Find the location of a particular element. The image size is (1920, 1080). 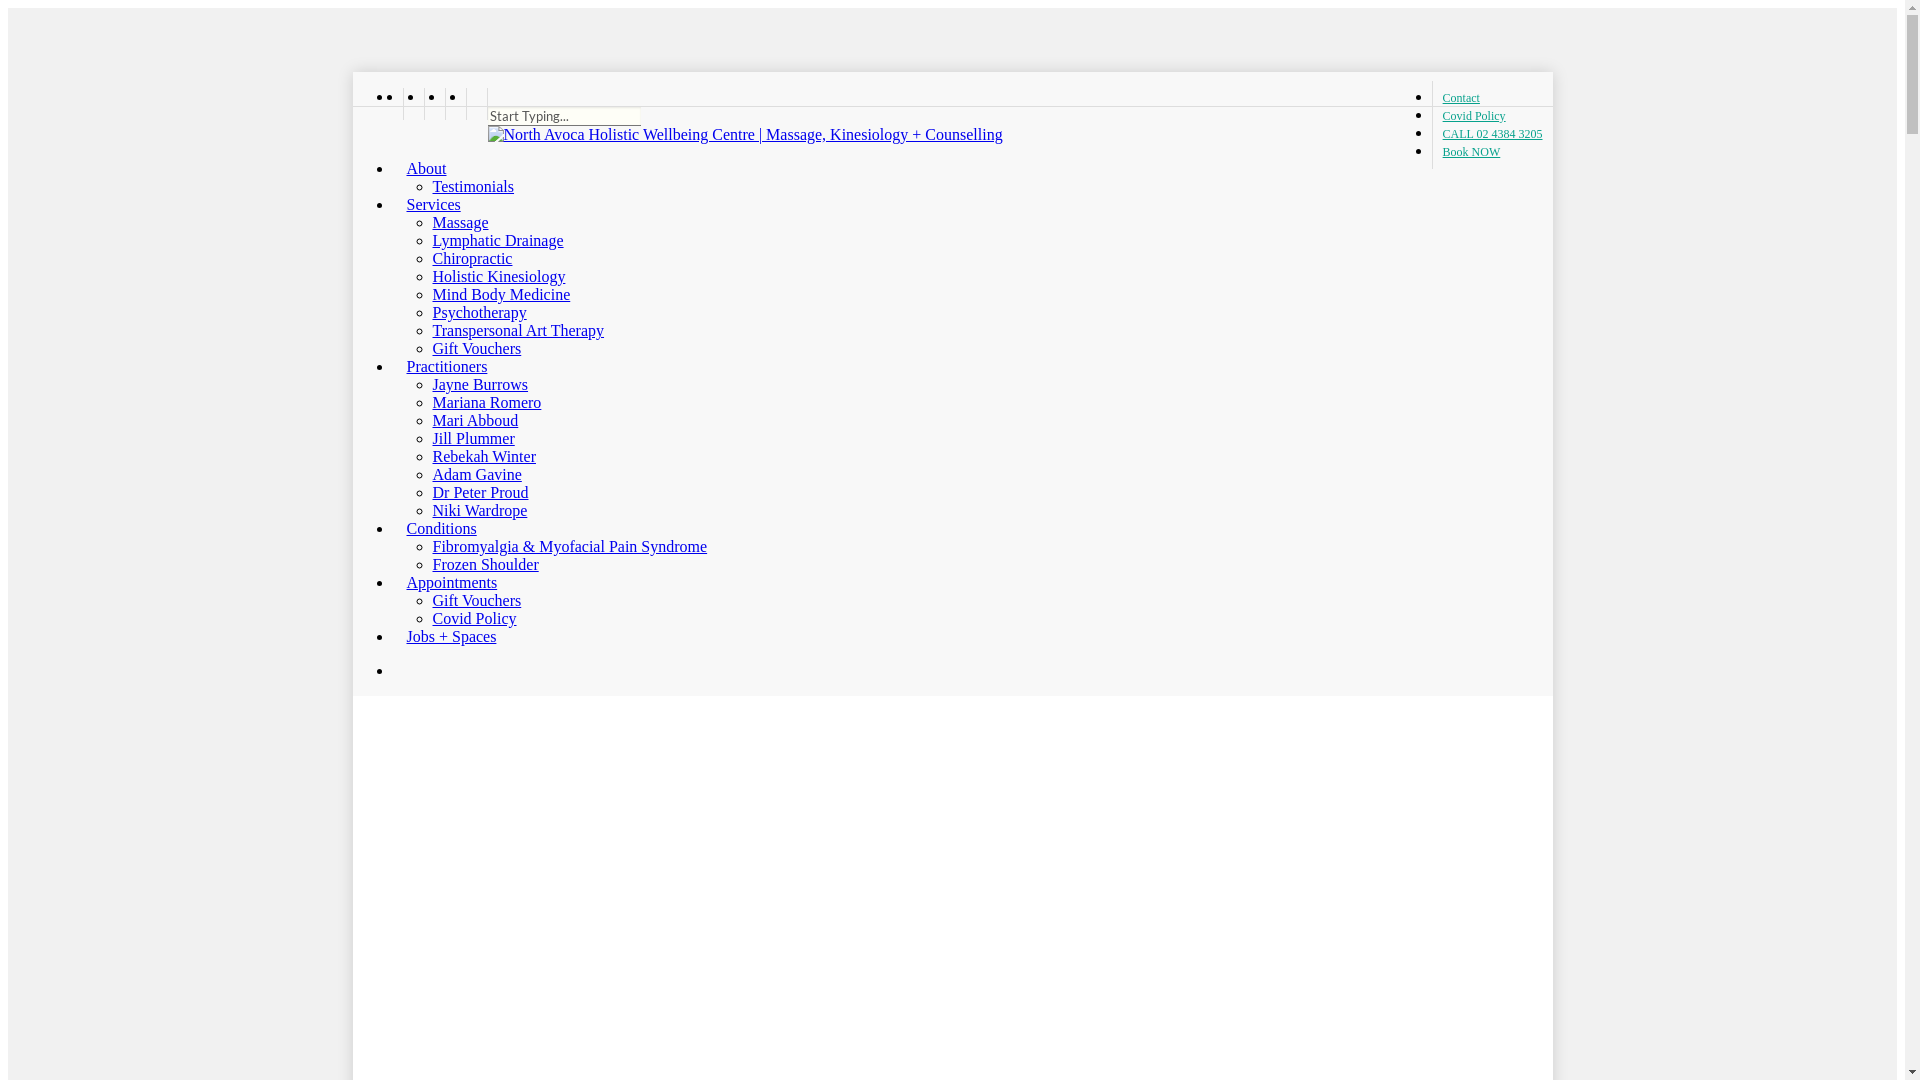

'Covid Policy' is located at coordinates (1473, 115).